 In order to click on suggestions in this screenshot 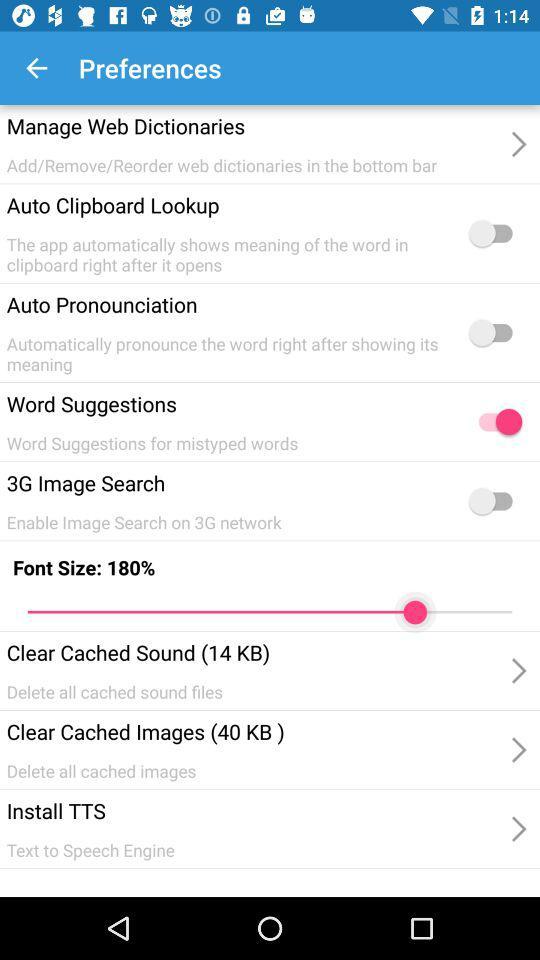, I will do `click(494, 422)`.